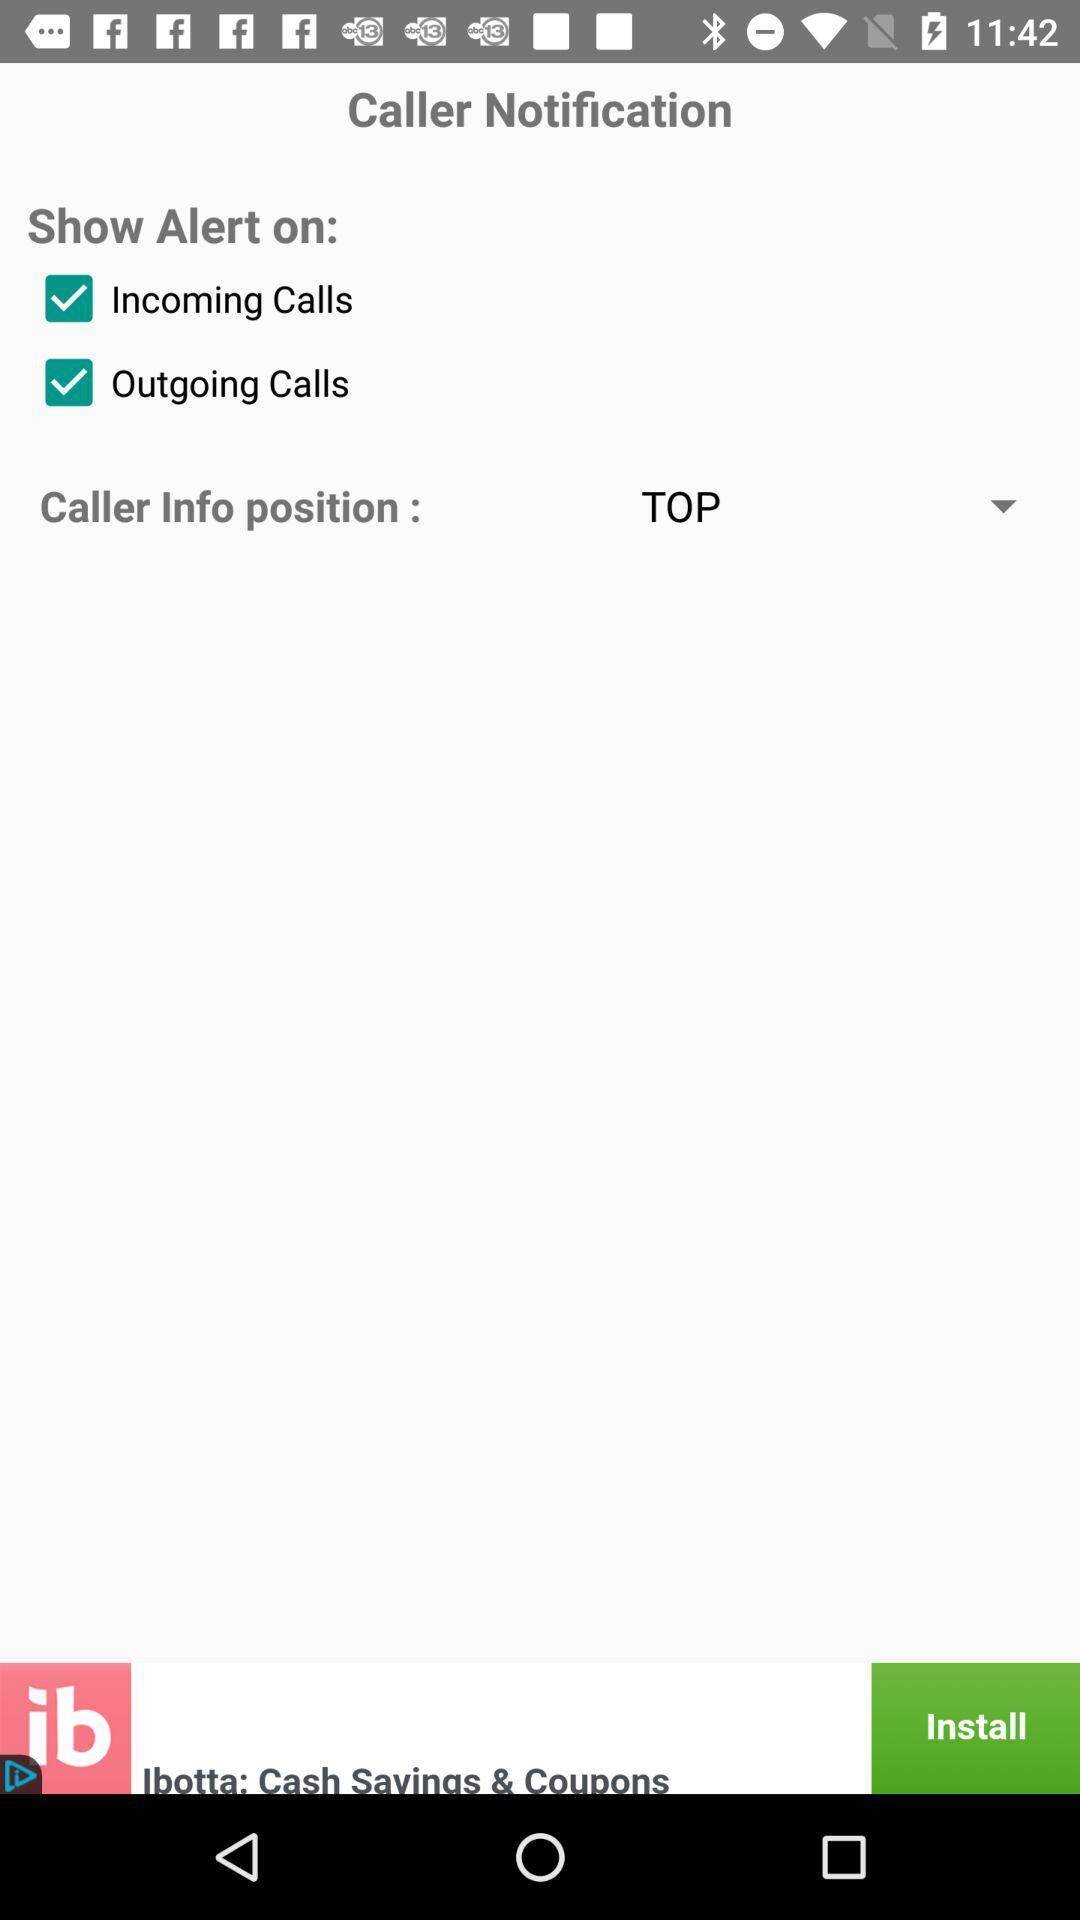  Describe the element at coordinates (540, 1727) in the screenshot. I see `advertisement` at that location.